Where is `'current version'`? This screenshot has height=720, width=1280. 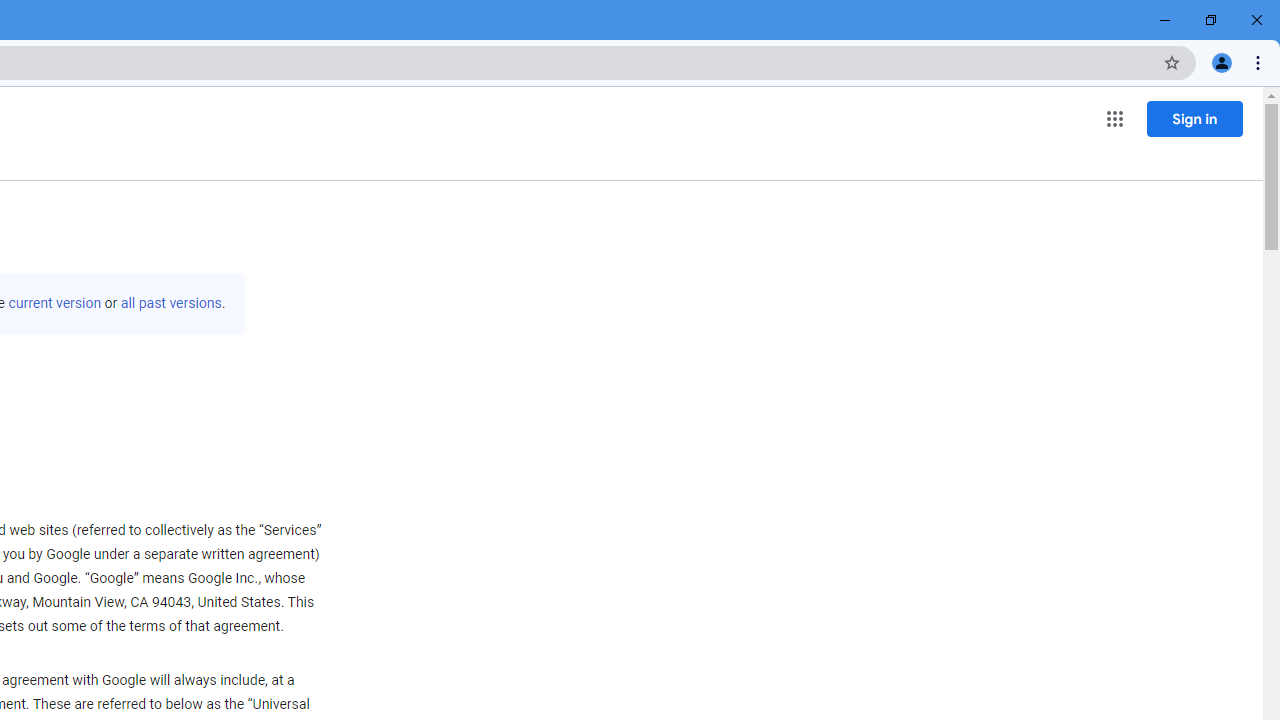 'current version' is located at coordinates (55, 303).